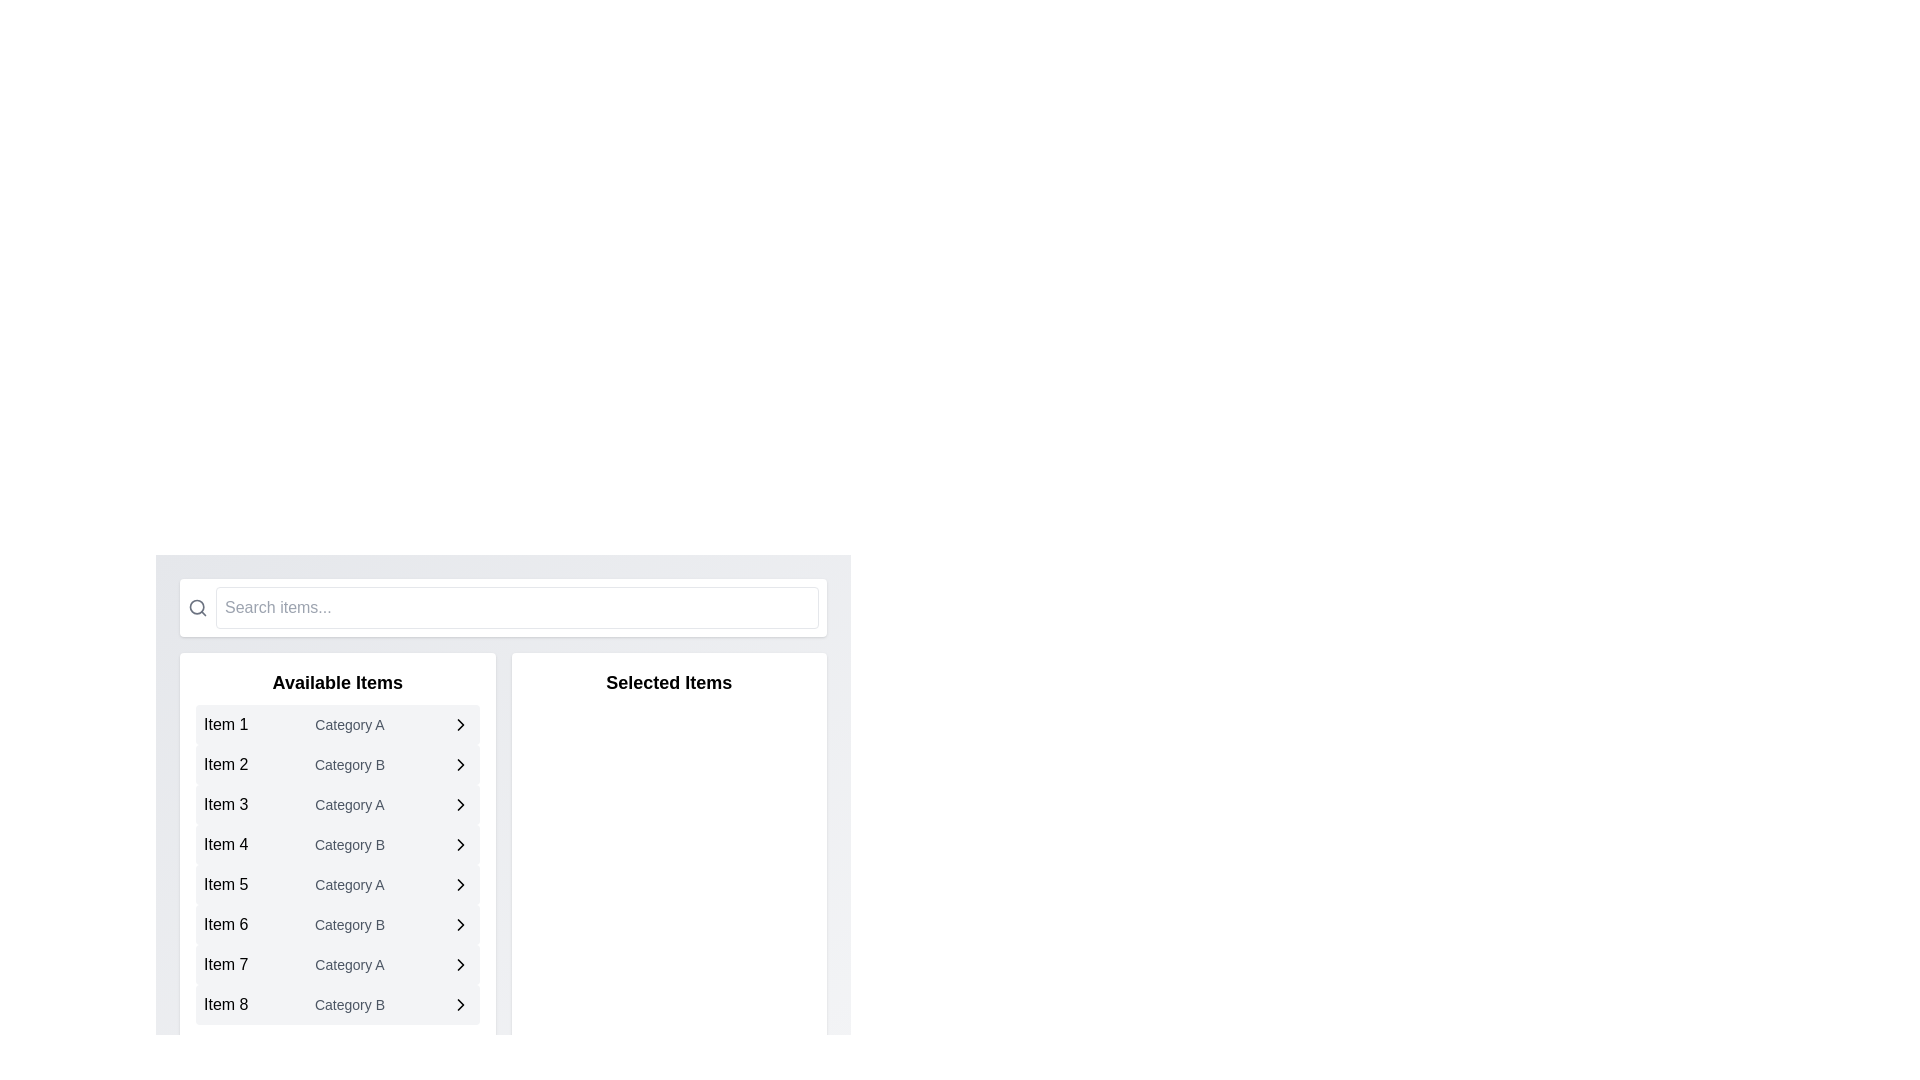 The image size is (1920, 1080). I want to click on static text label that serves as a descriptor for a selectable item in the 'Available Items' section, positioned as the sixth item in the vertical list on the left-hand side of the interface, so click(226, 925).